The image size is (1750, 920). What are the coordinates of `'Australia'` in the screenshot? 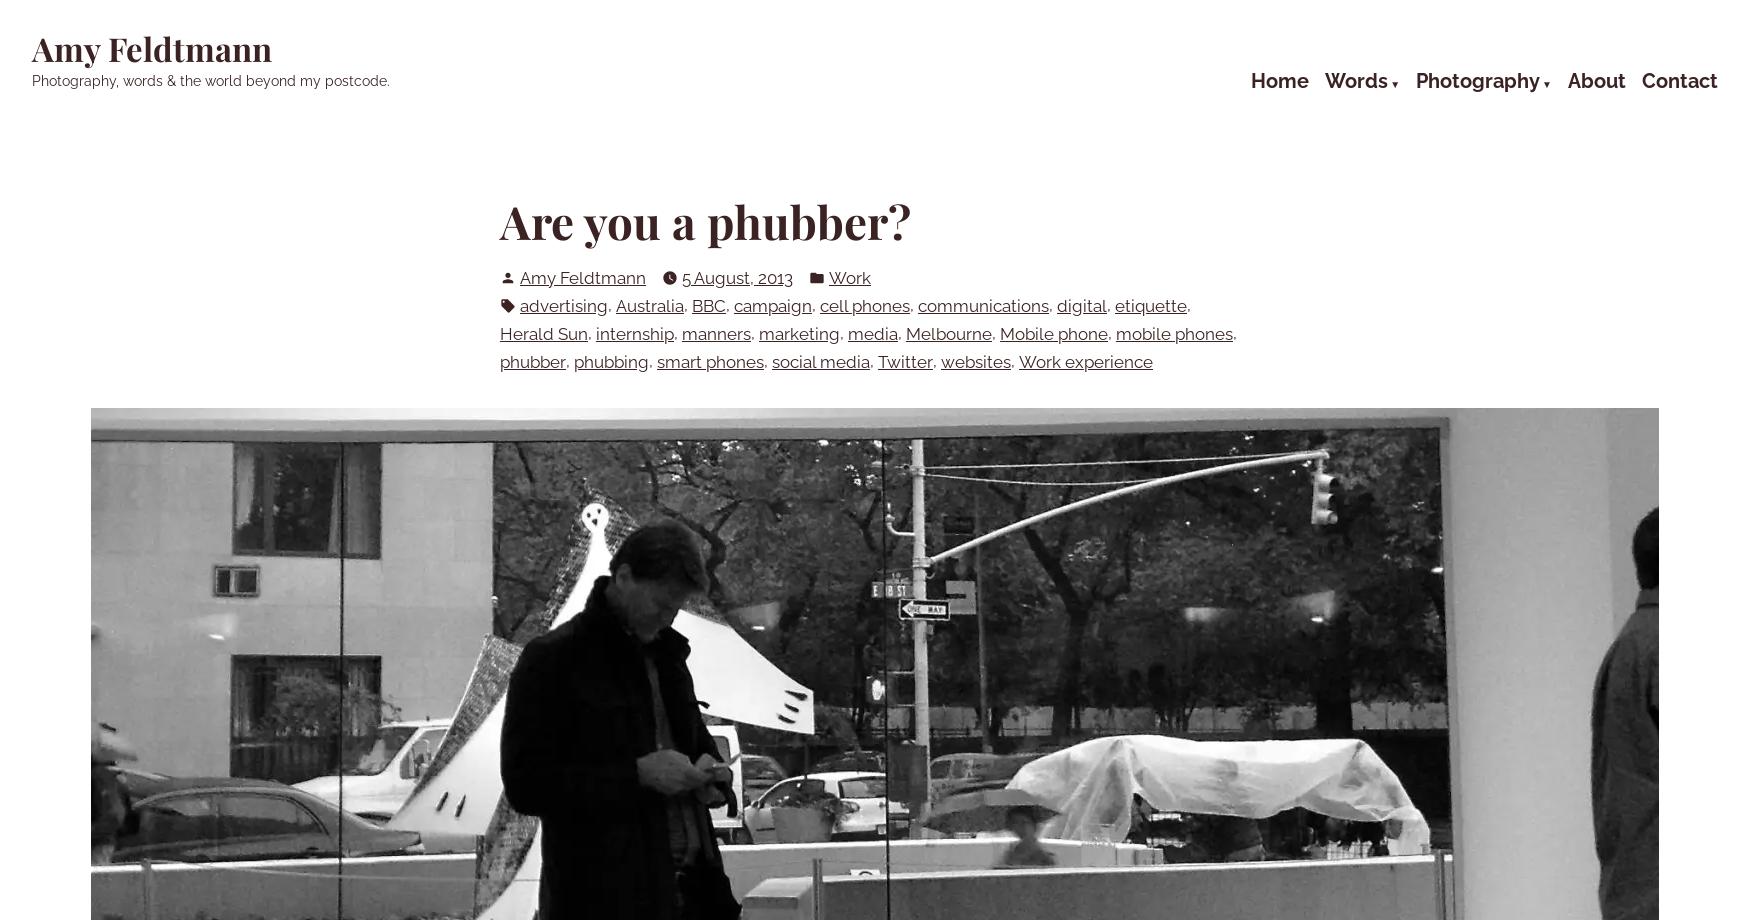 It's located at (648, 304).